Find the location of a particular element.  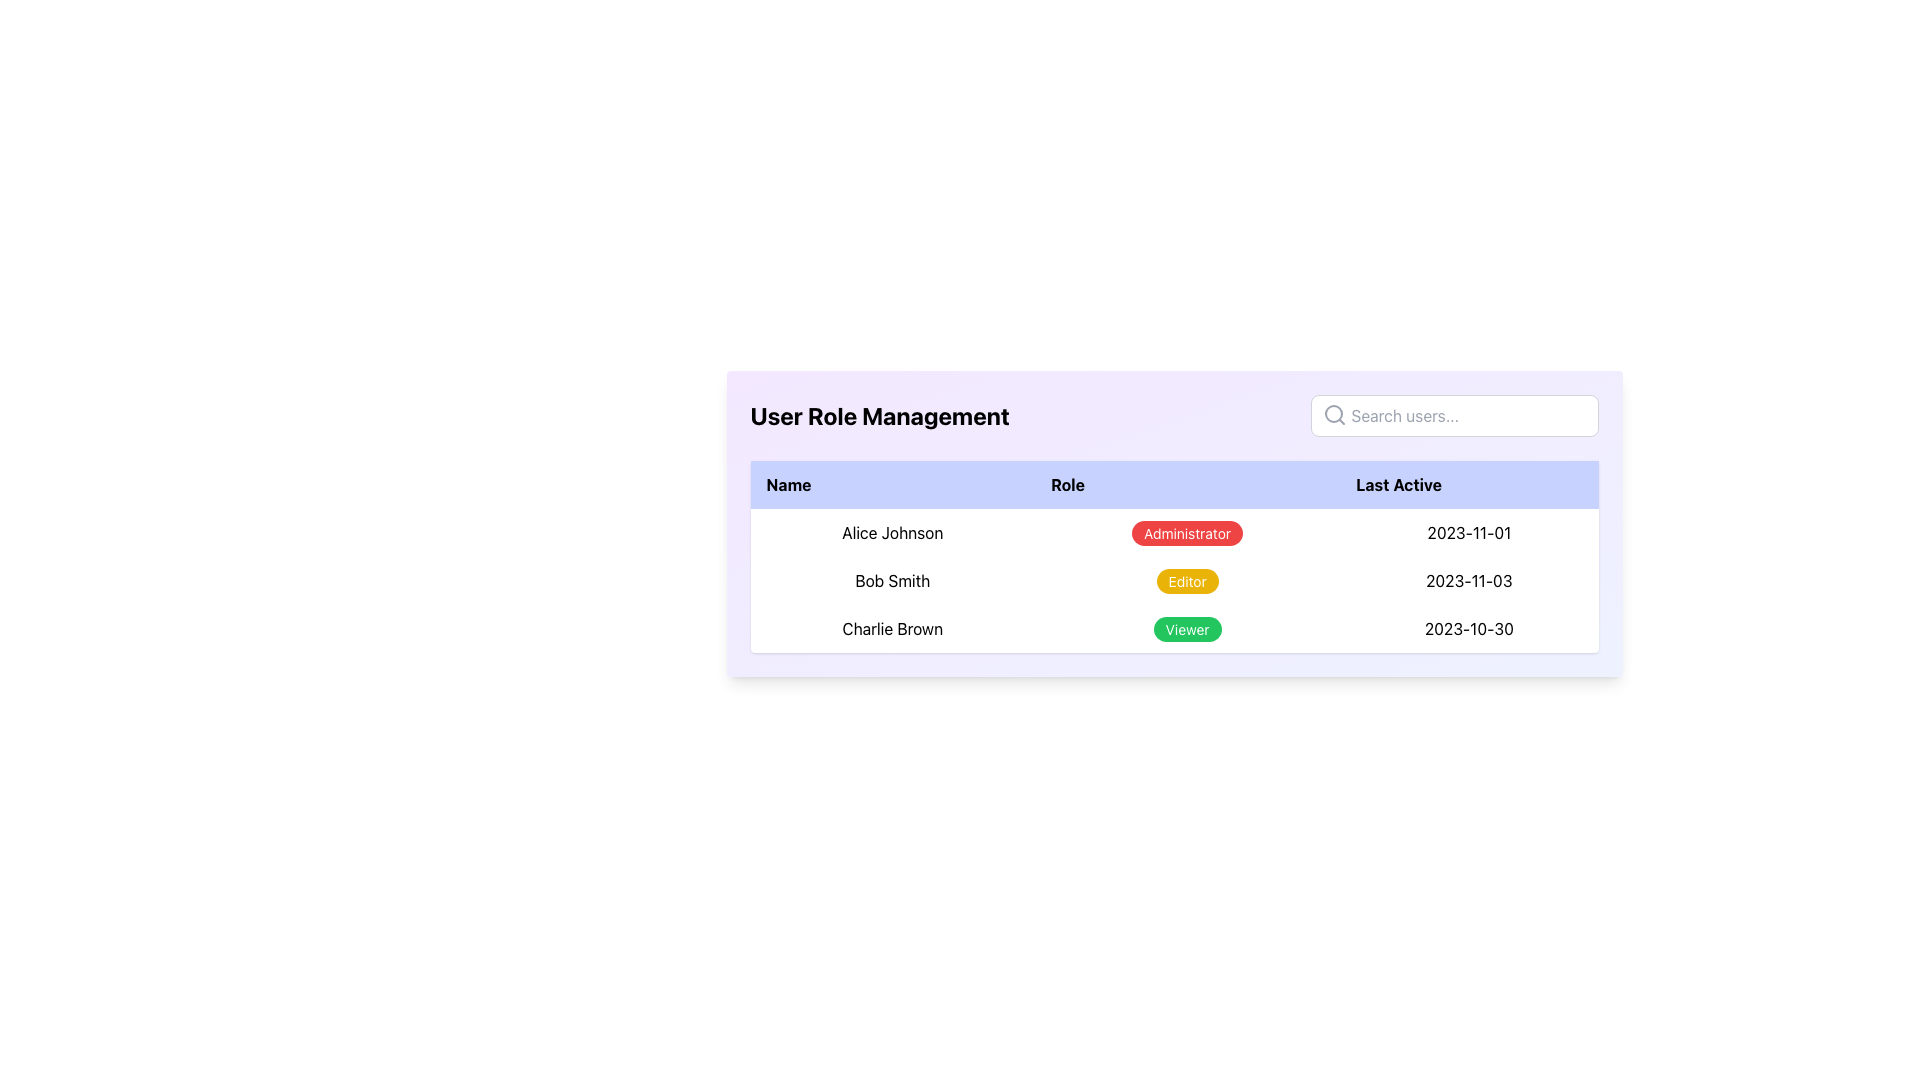

the role badge indicating 'Editor' for the user 'Bob Smith', located in the 'Role' column of the second row in the table is located at coordinates (1187, 581).